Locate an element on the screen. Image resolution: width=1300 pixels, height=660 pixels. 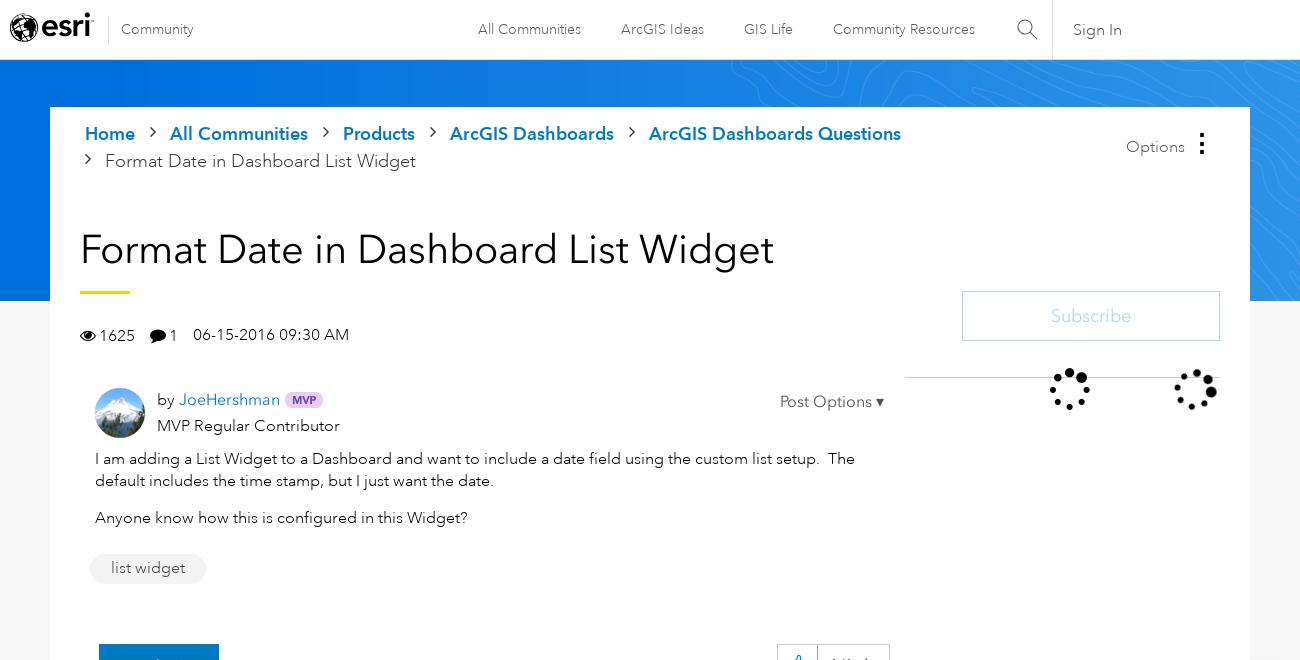
'1625' is located at coordinates (99, 336).